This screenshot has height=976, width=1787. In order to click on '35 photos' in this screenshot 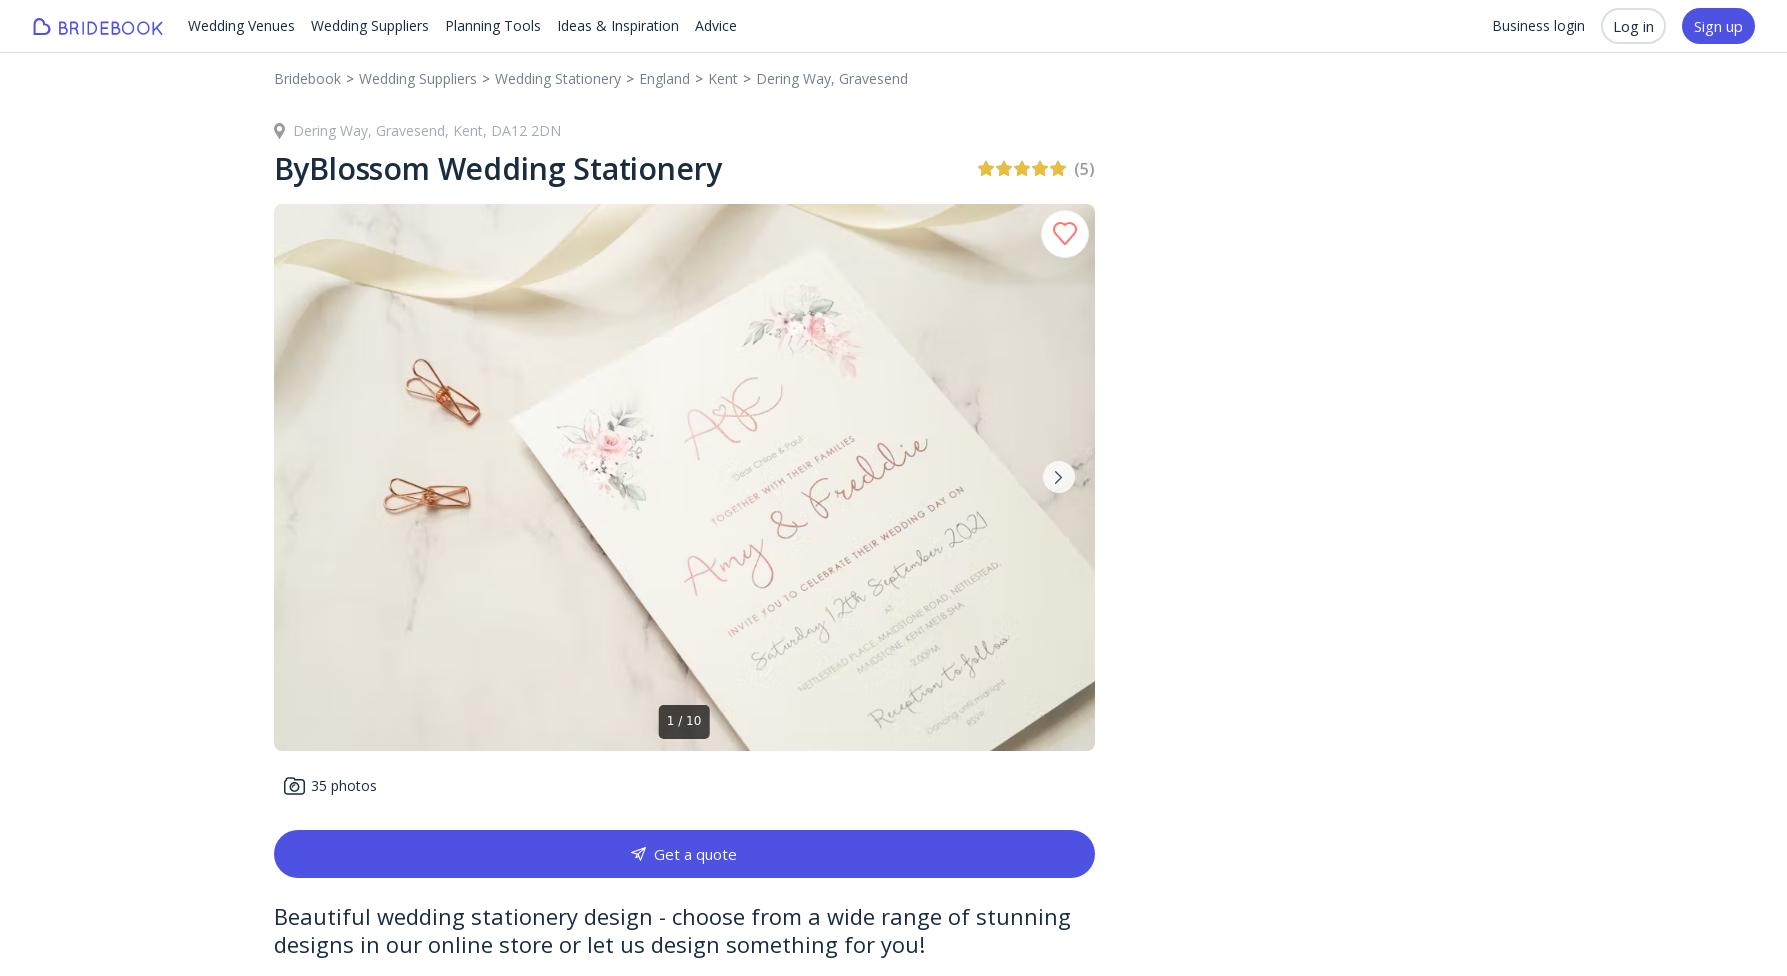, I will do `click(341, 785)`.